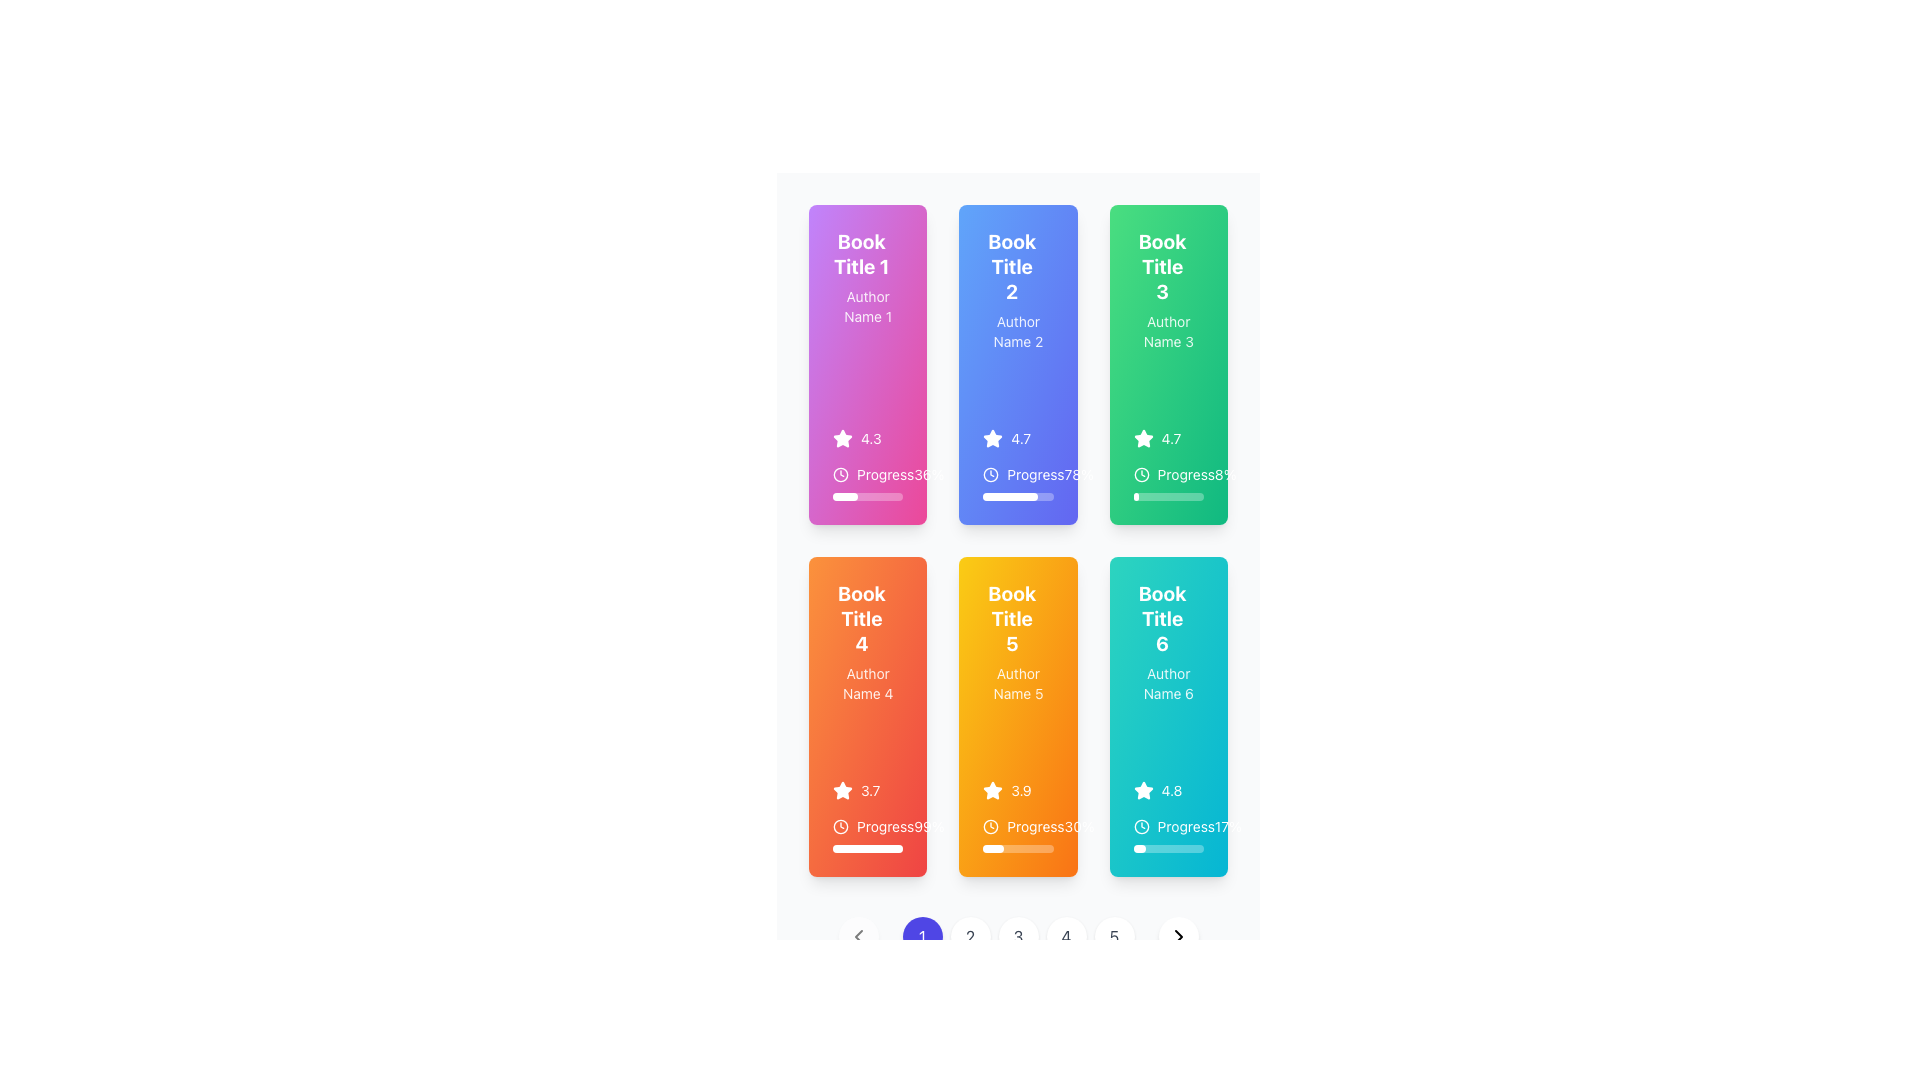  I want to click on the text element displaying 'Book Title 1' in bold at the top of the first card in the top row, so click(868, 277).